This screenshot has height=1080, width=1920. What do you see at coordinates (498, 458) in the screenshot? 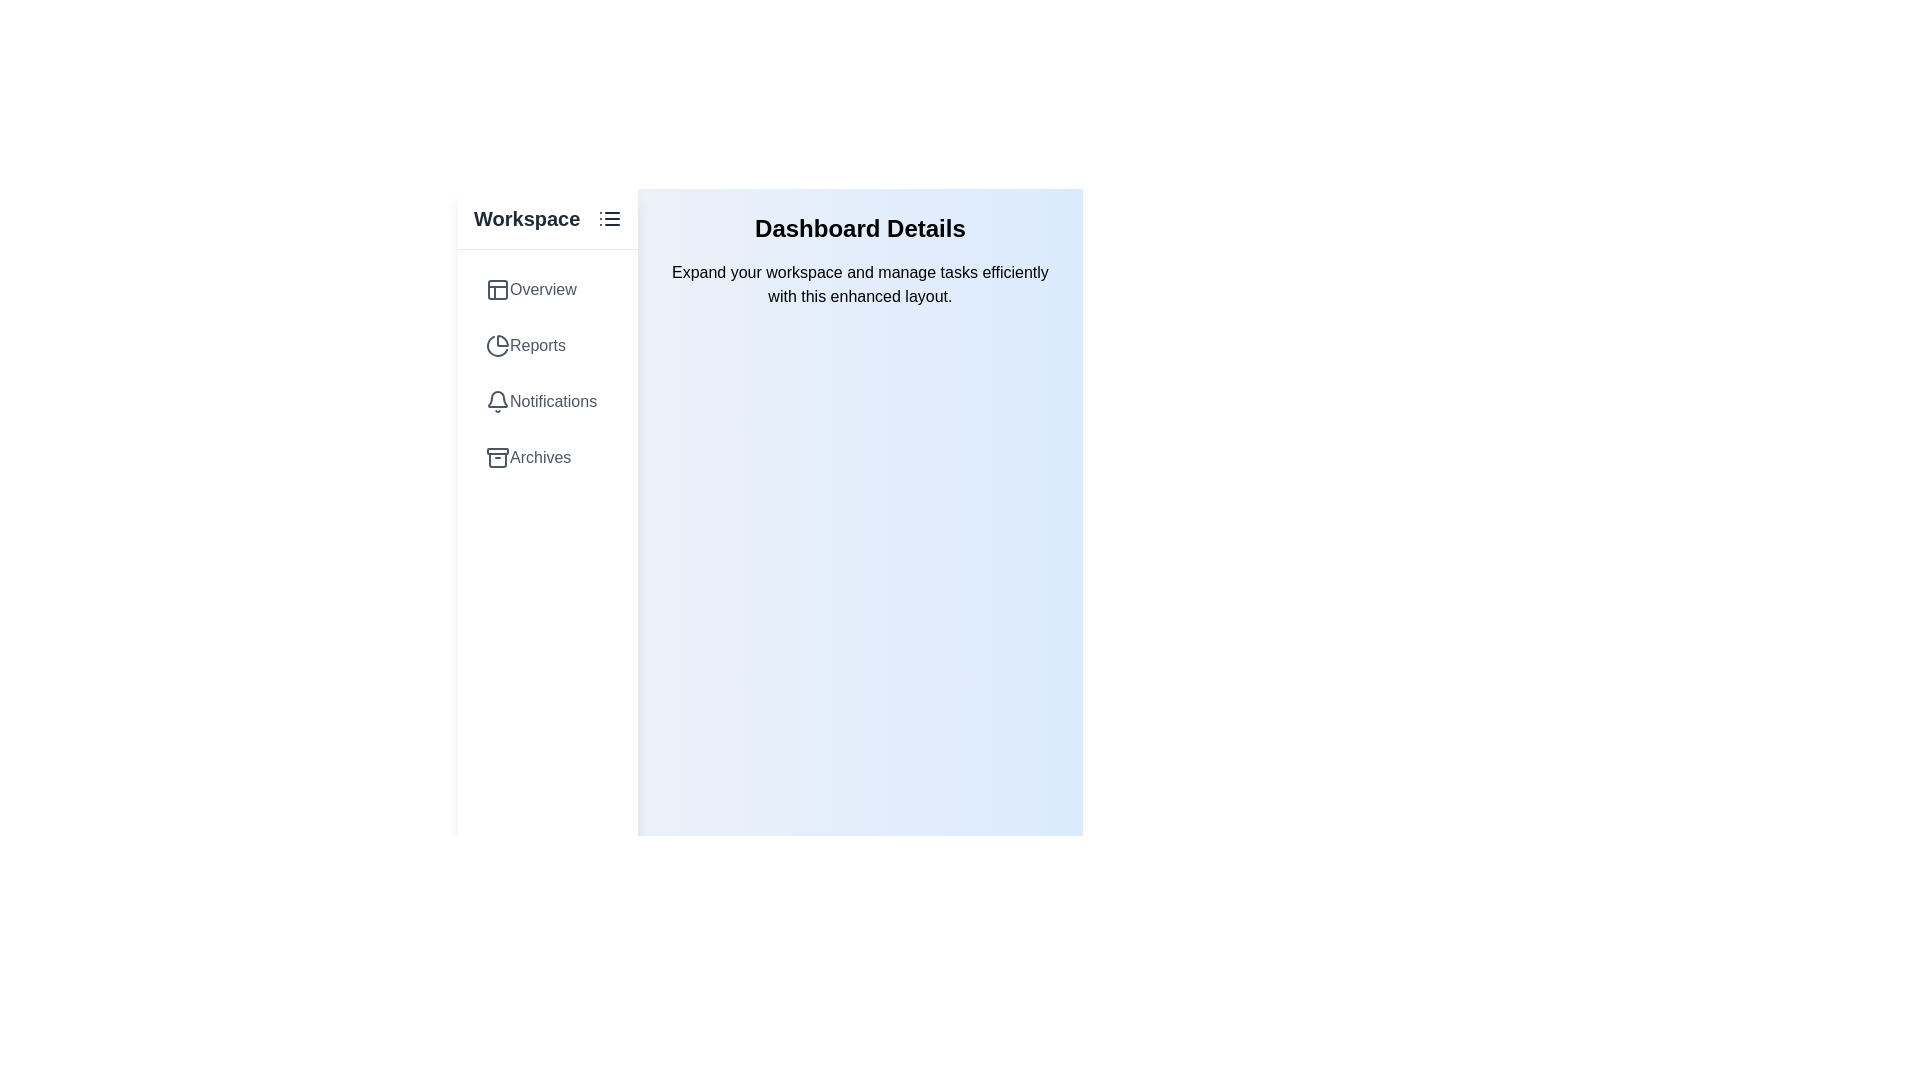
I see `the icon associated with the Archives list item` at bounding box center [498, 458].